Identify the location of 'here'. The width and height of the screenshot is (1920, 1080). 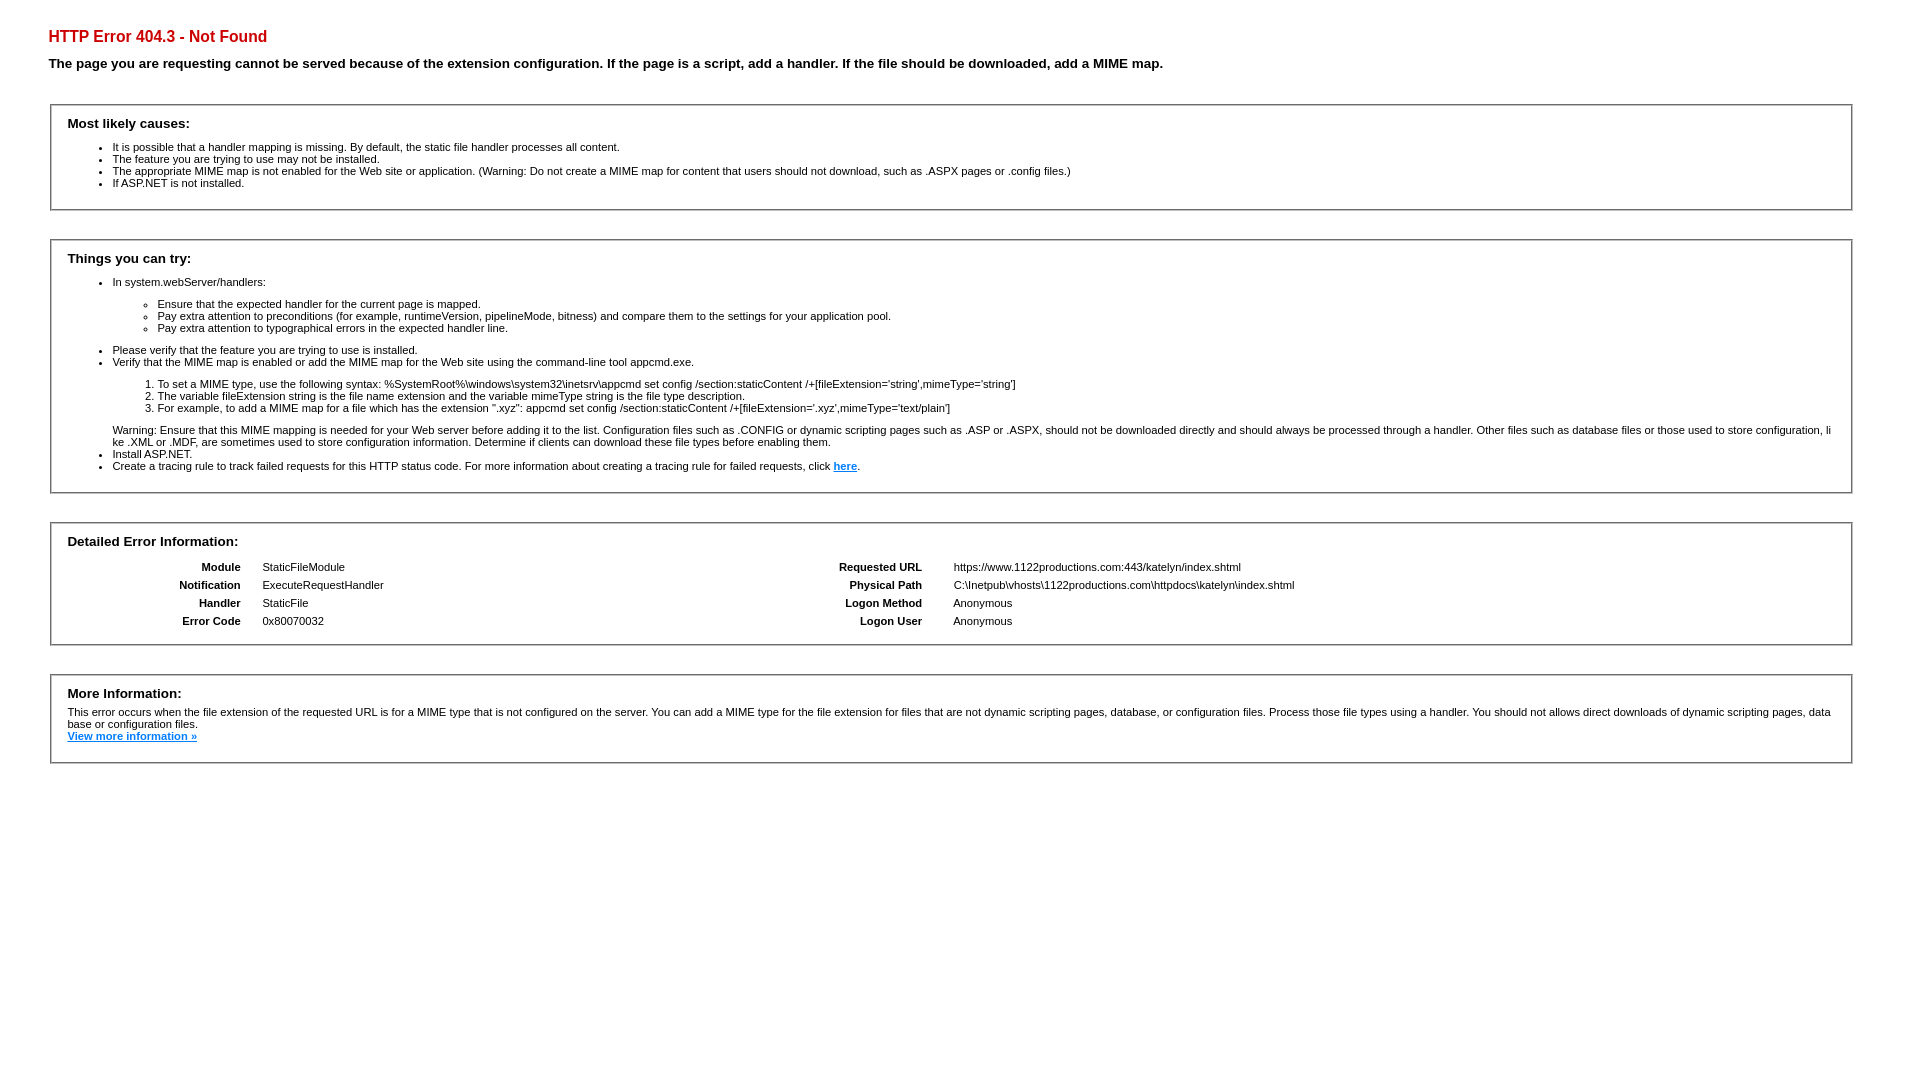
(833, 466).